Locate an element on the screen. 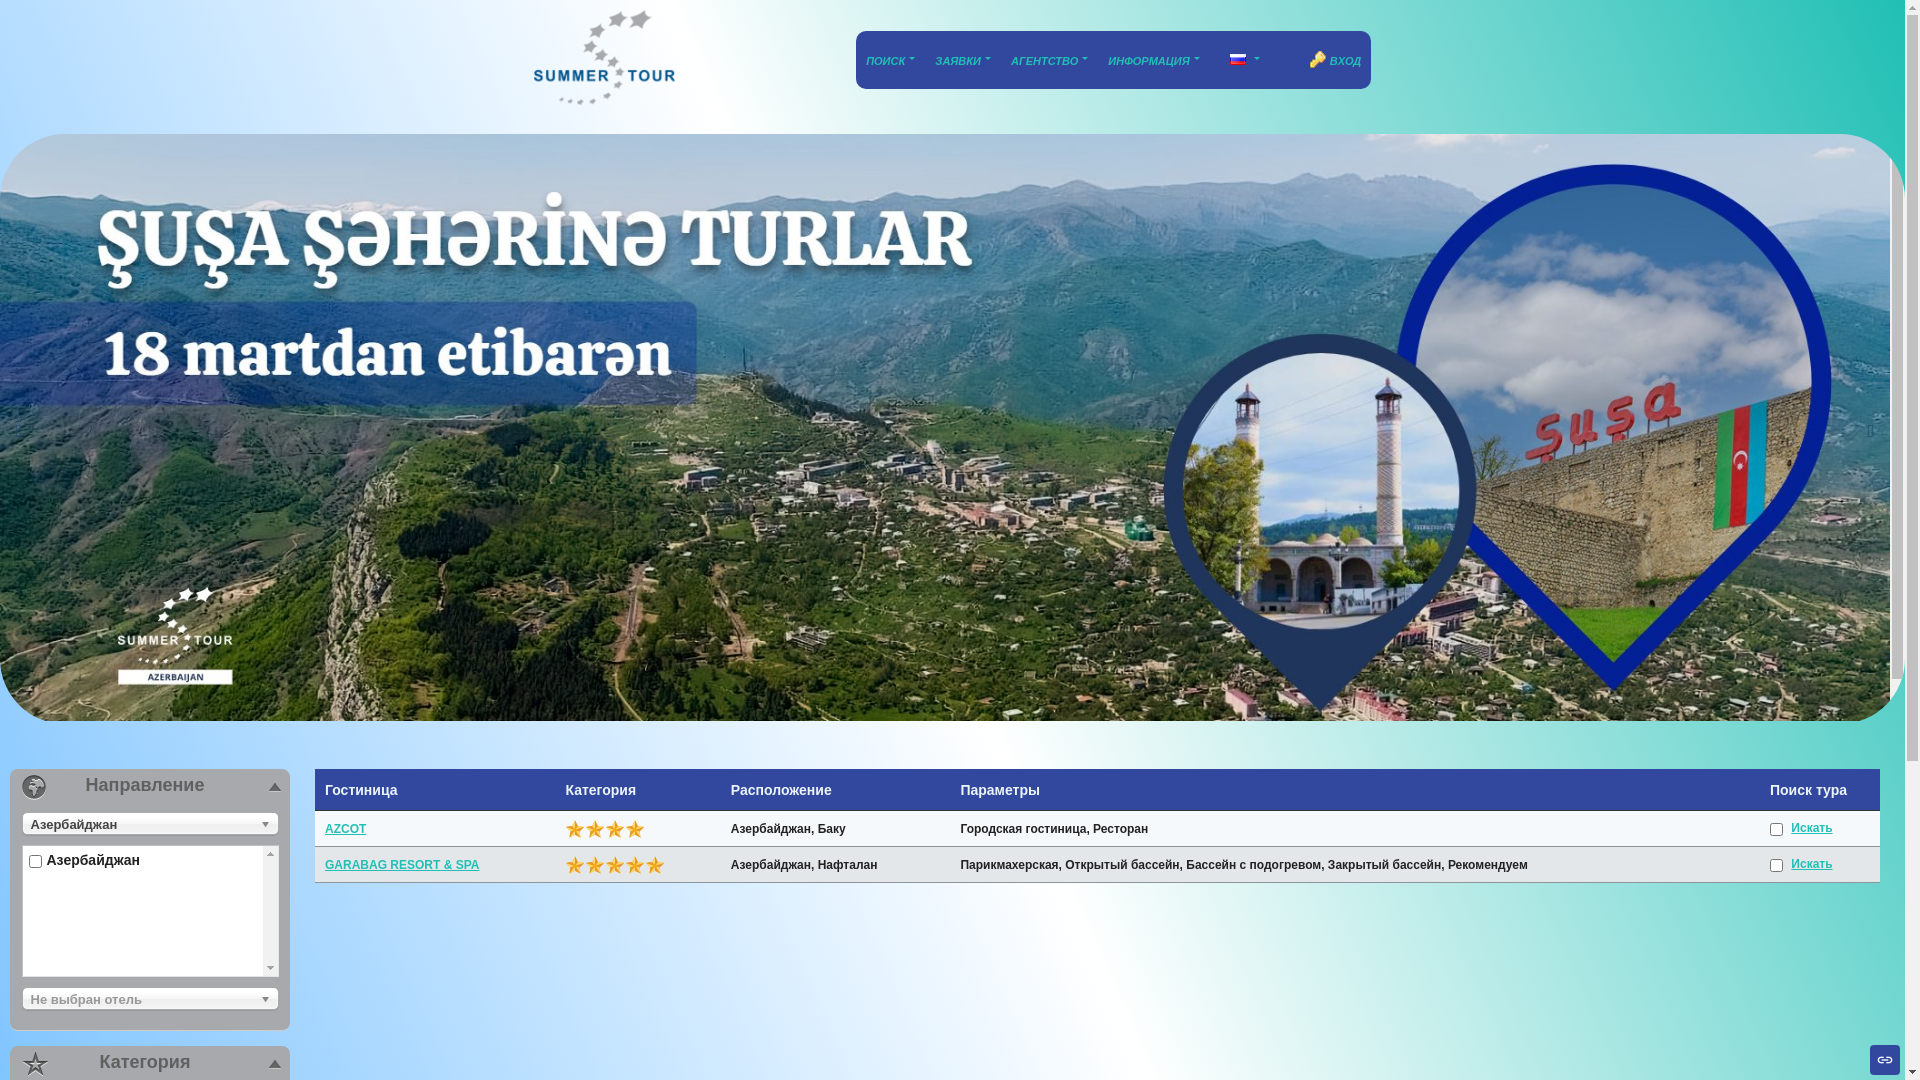 This screenshot has height=1080, width=1920. 'GARABAG RESORT & SPA' is located at coordinates (401, 863).